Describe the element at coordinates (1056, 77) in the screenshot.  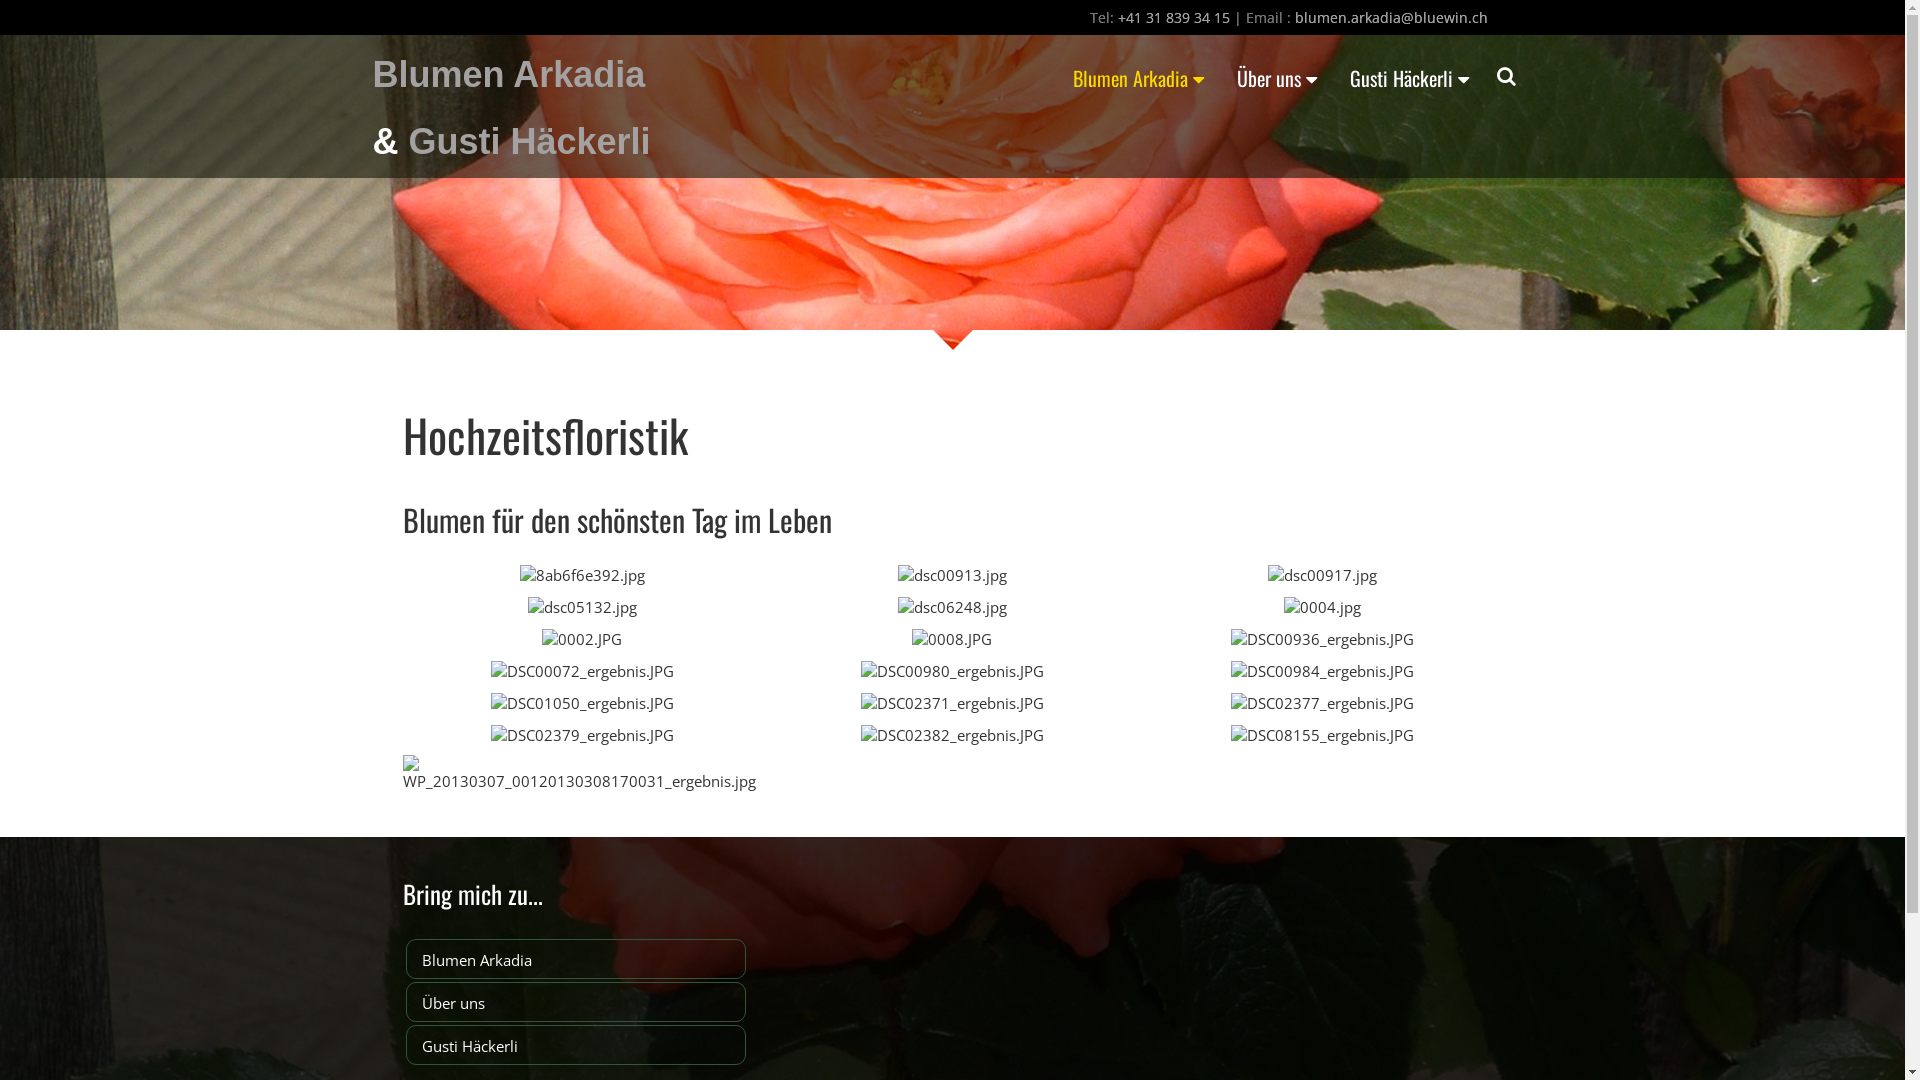
I see `'Blumen Arkadia'` at that location.